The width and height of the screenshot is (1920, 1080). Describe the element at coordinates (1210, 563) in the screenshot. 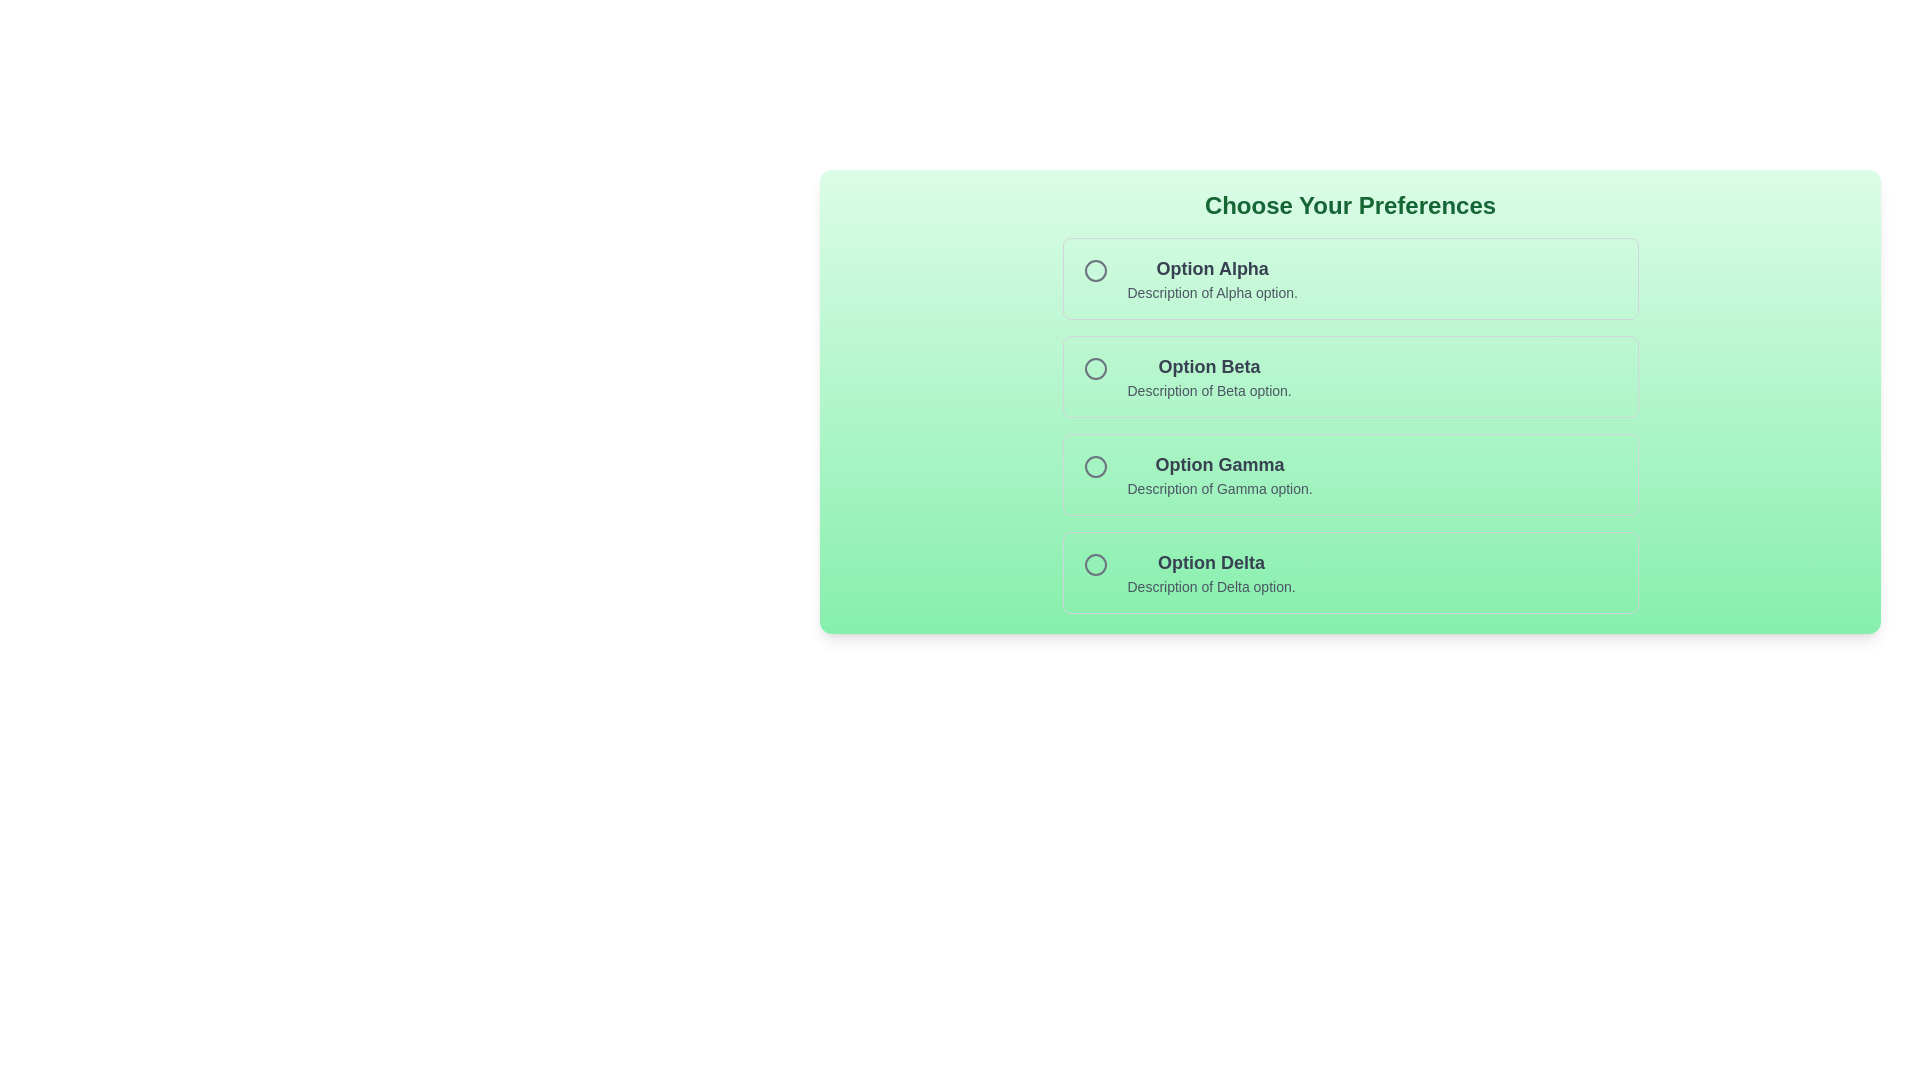

I see `the text label displaying 'Option Delta' which is styled in bold dark gray on a light green background, positioned near the center-right of the interface, as part of the 'Choose Your Preferences' section` at that location.